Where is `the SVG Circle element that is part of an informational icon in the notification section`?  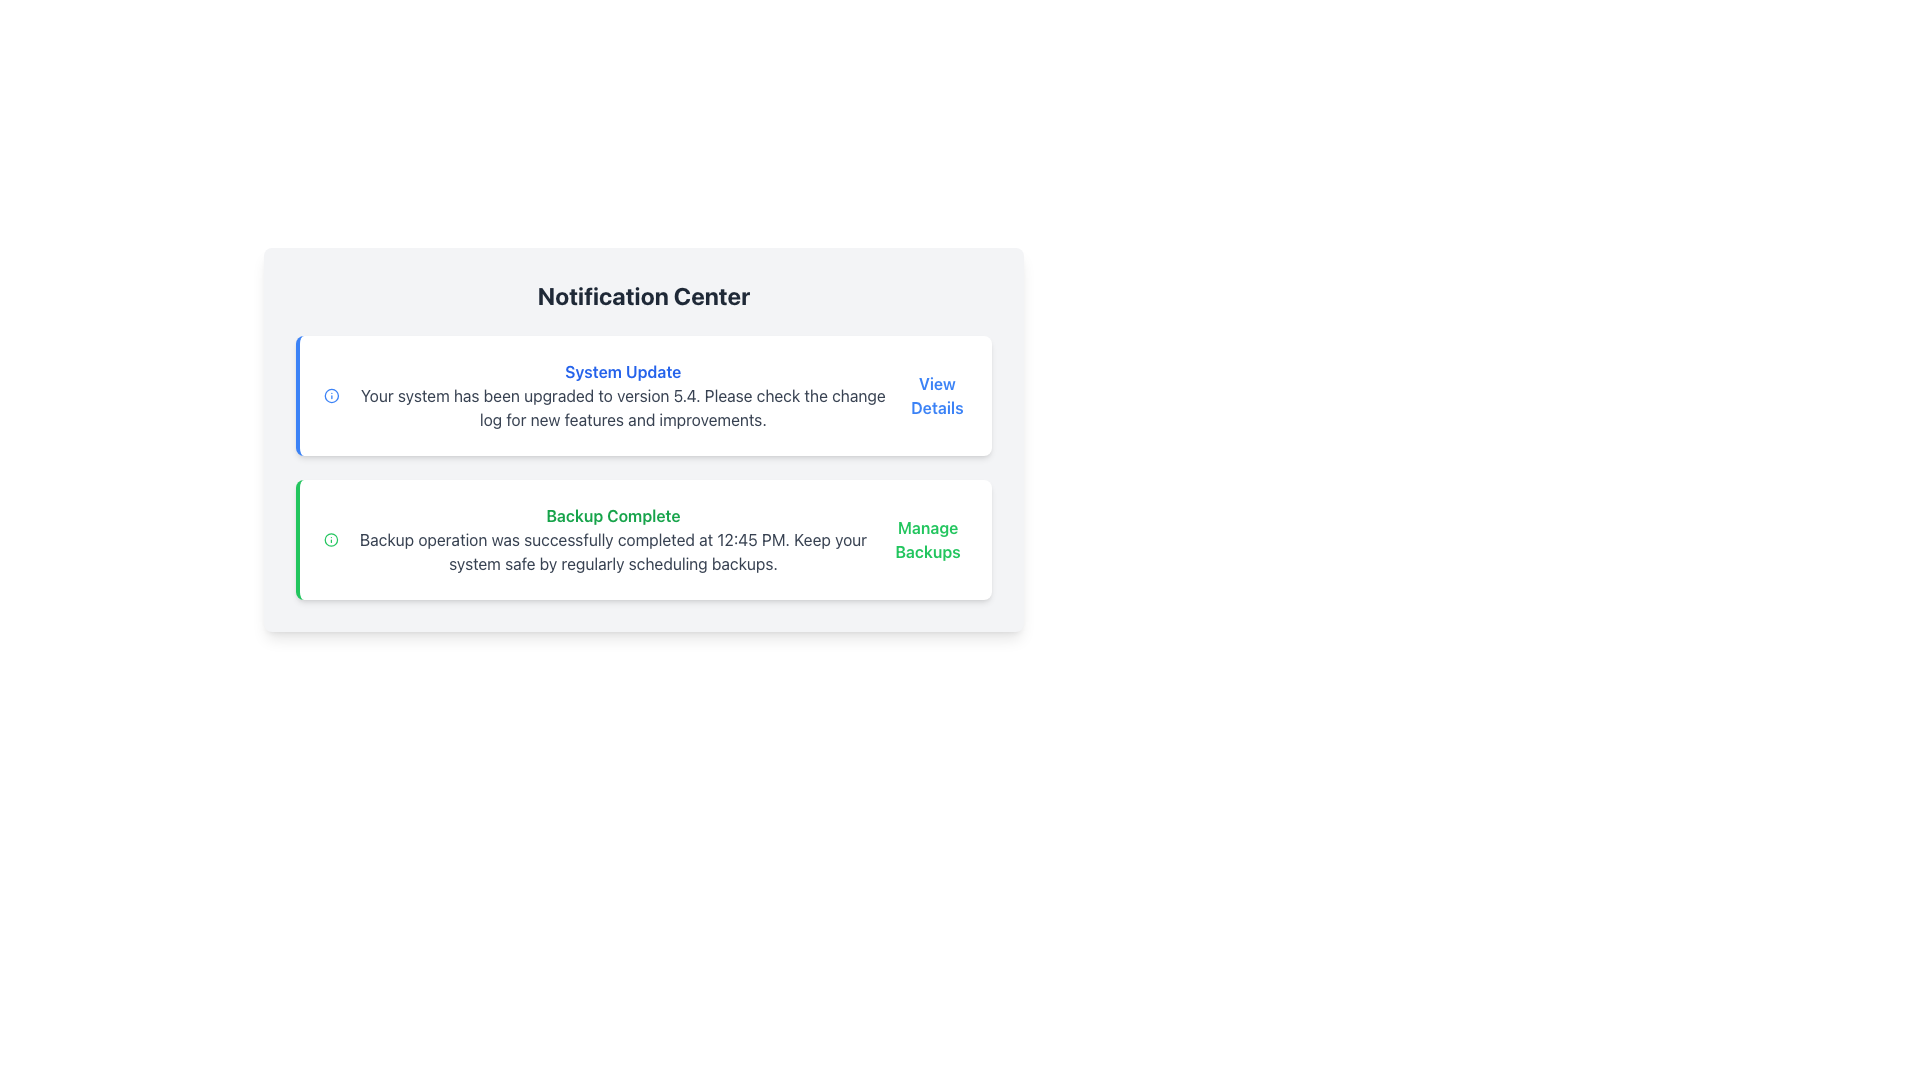 the SVG Circle element that is part of an informational icon in the notification section is located at coordinates (331, 396).